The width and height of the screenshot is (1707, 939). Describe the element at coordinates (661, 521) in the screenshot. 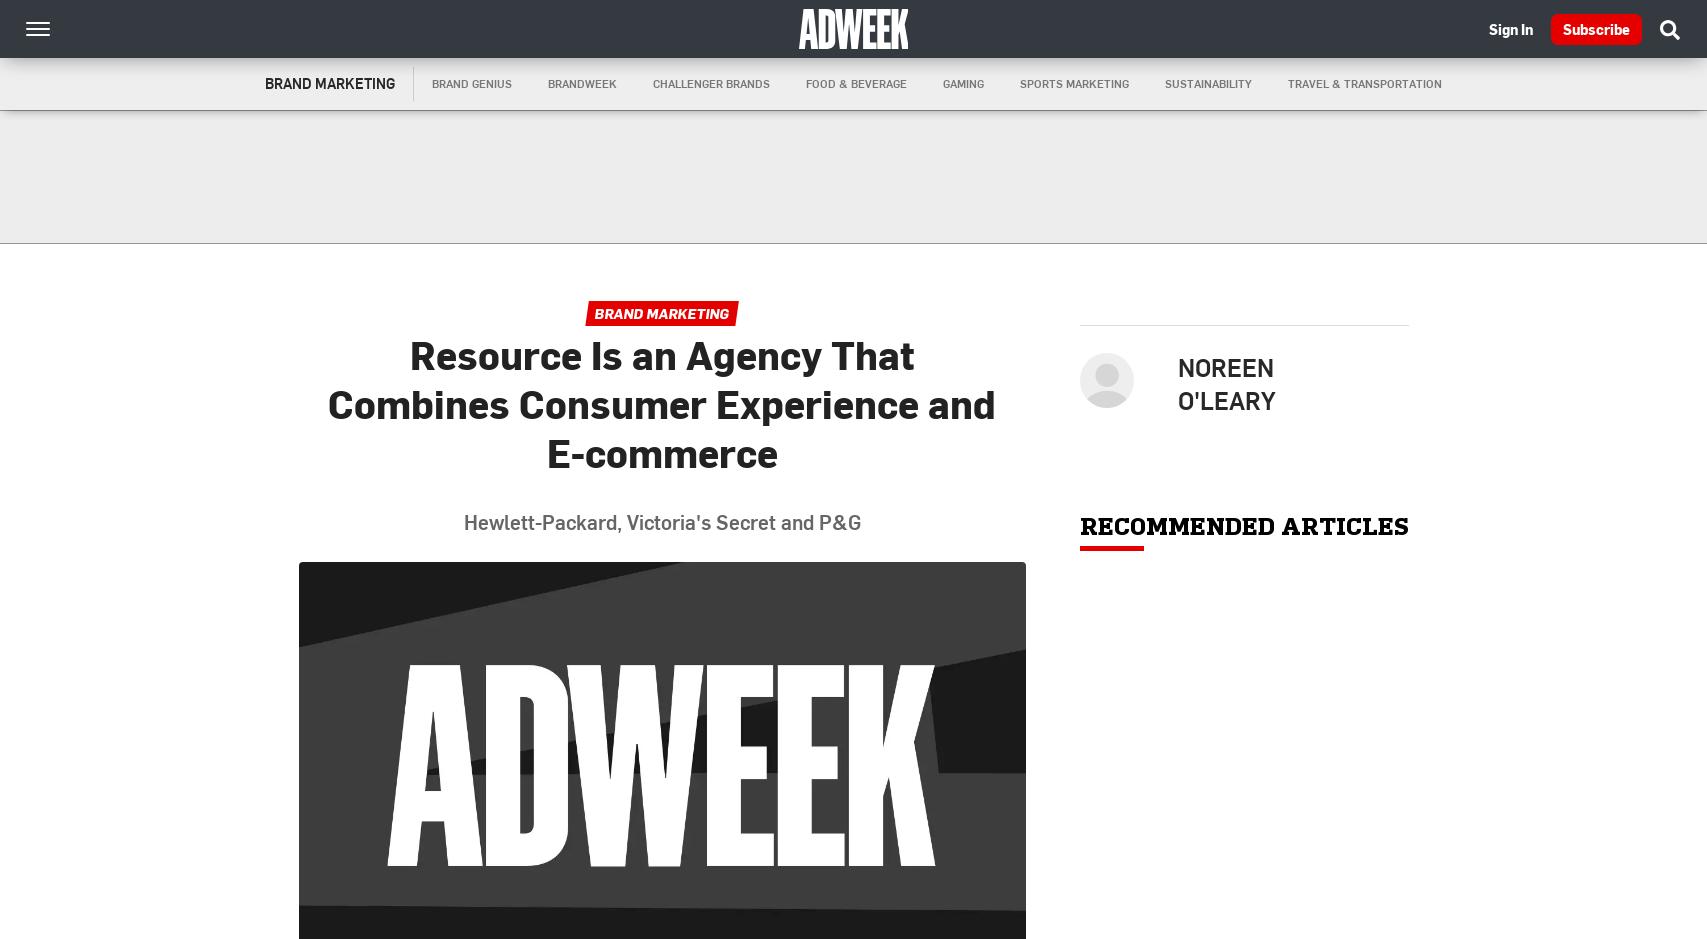

I see `'Hewlett-Packard, Victoria's Secret and P&G'` at that location.